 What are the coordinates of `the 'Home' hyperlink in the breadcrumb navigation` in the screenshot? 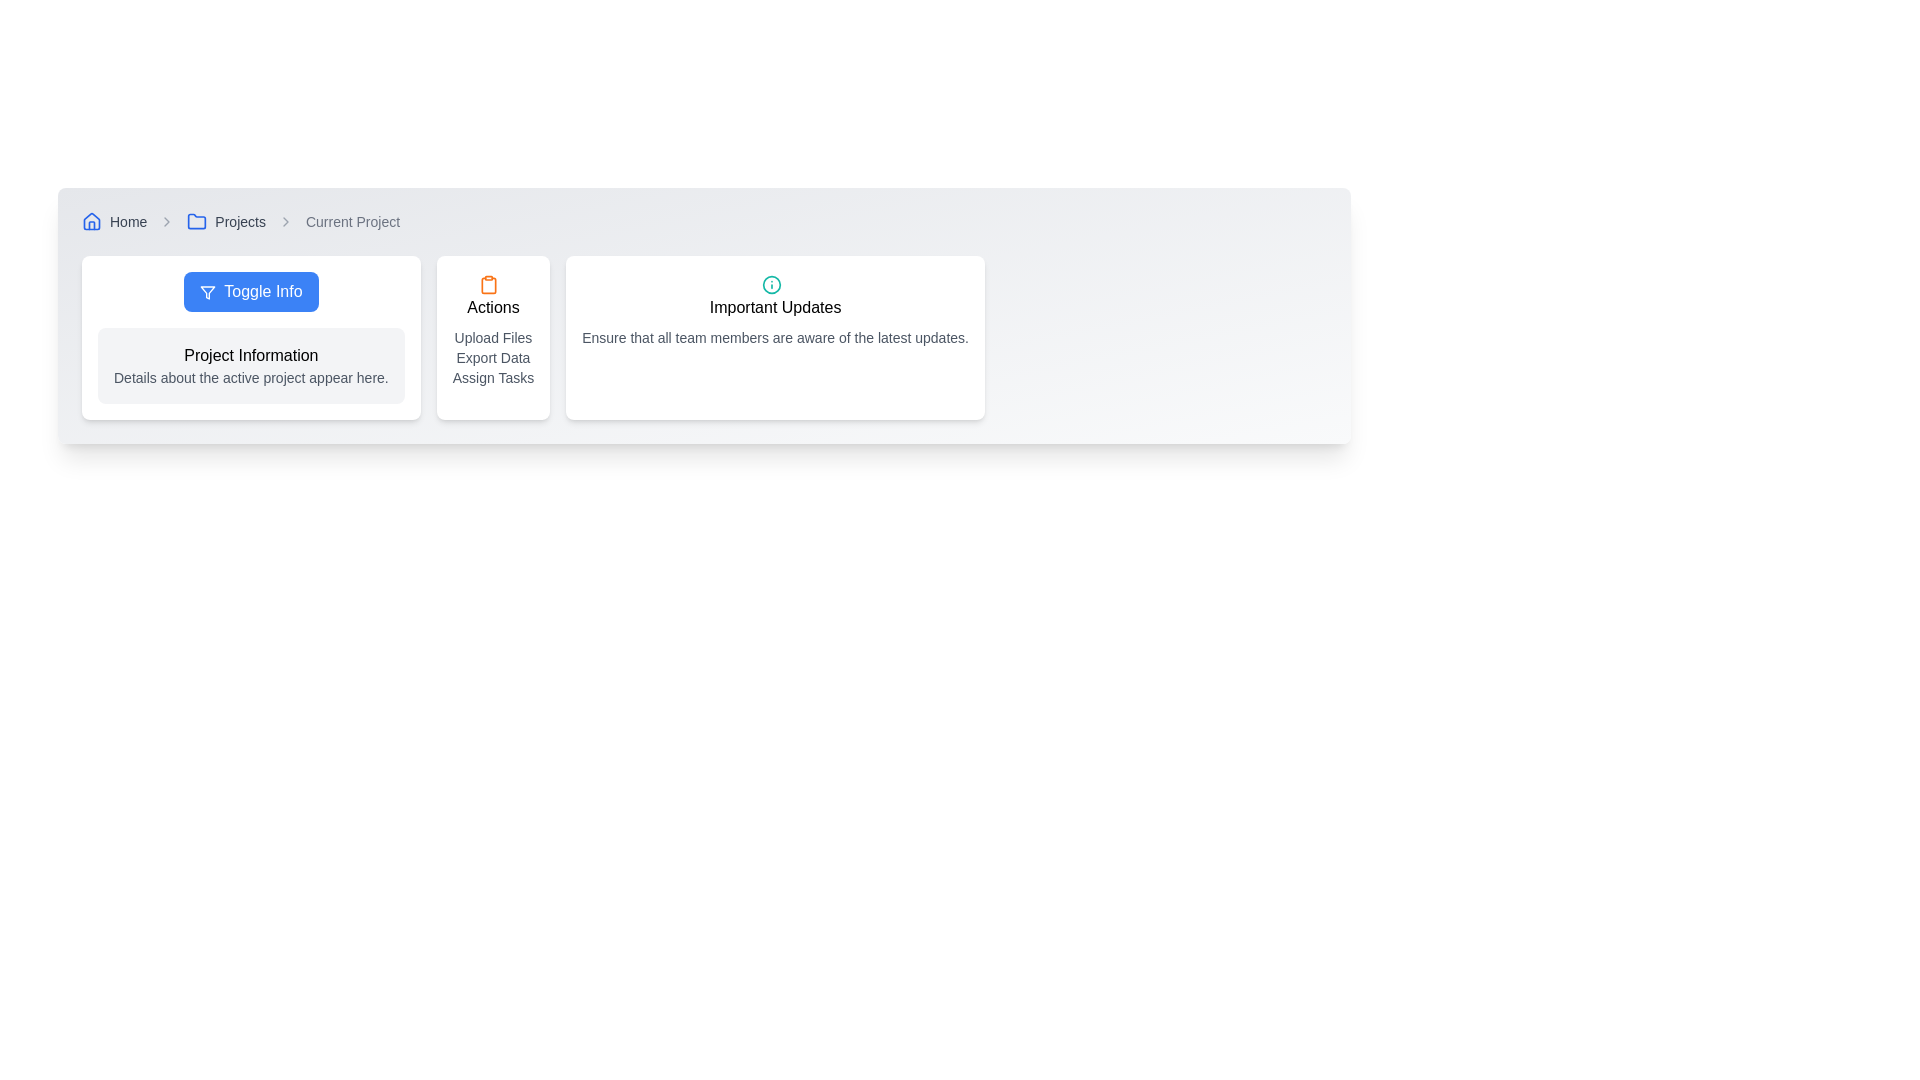 It's located at (127, 222).